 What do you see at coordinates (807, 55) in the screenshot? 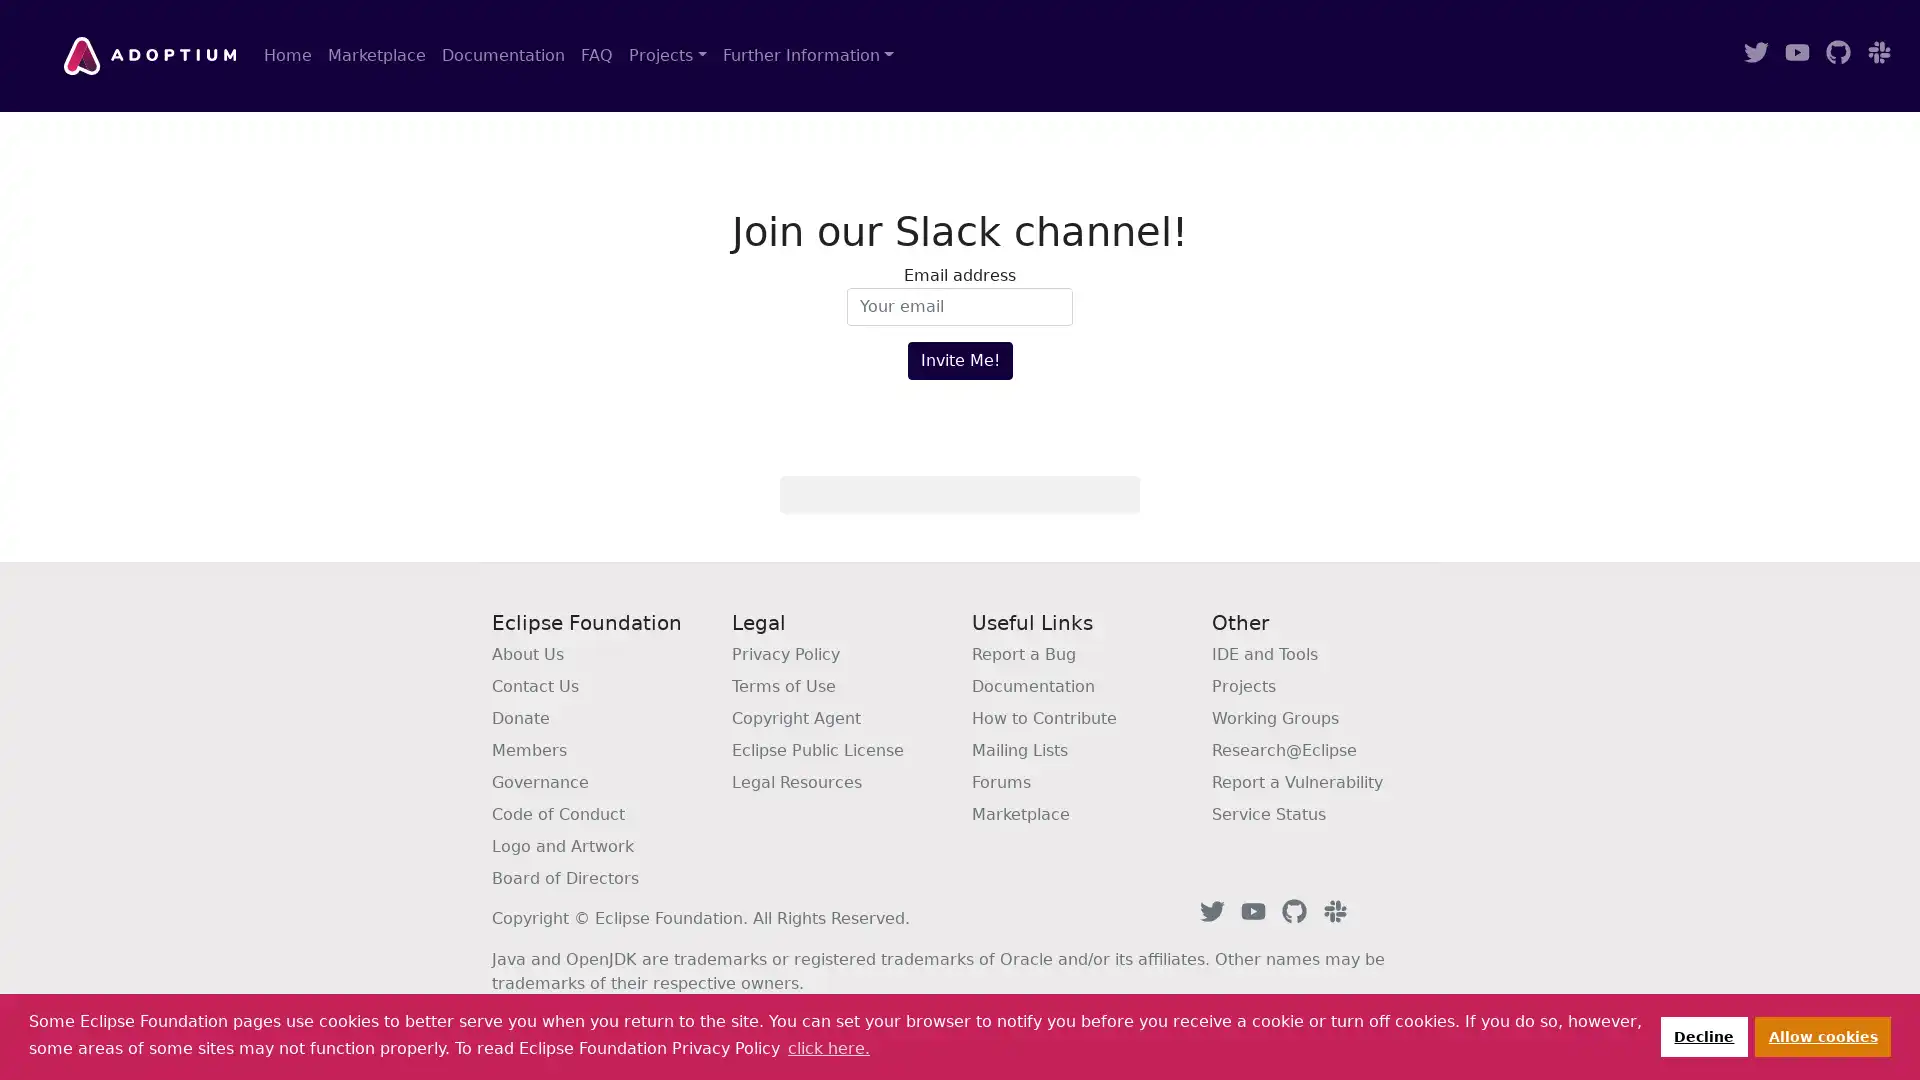
I see `Further Information` at bounding box center [807, 55].